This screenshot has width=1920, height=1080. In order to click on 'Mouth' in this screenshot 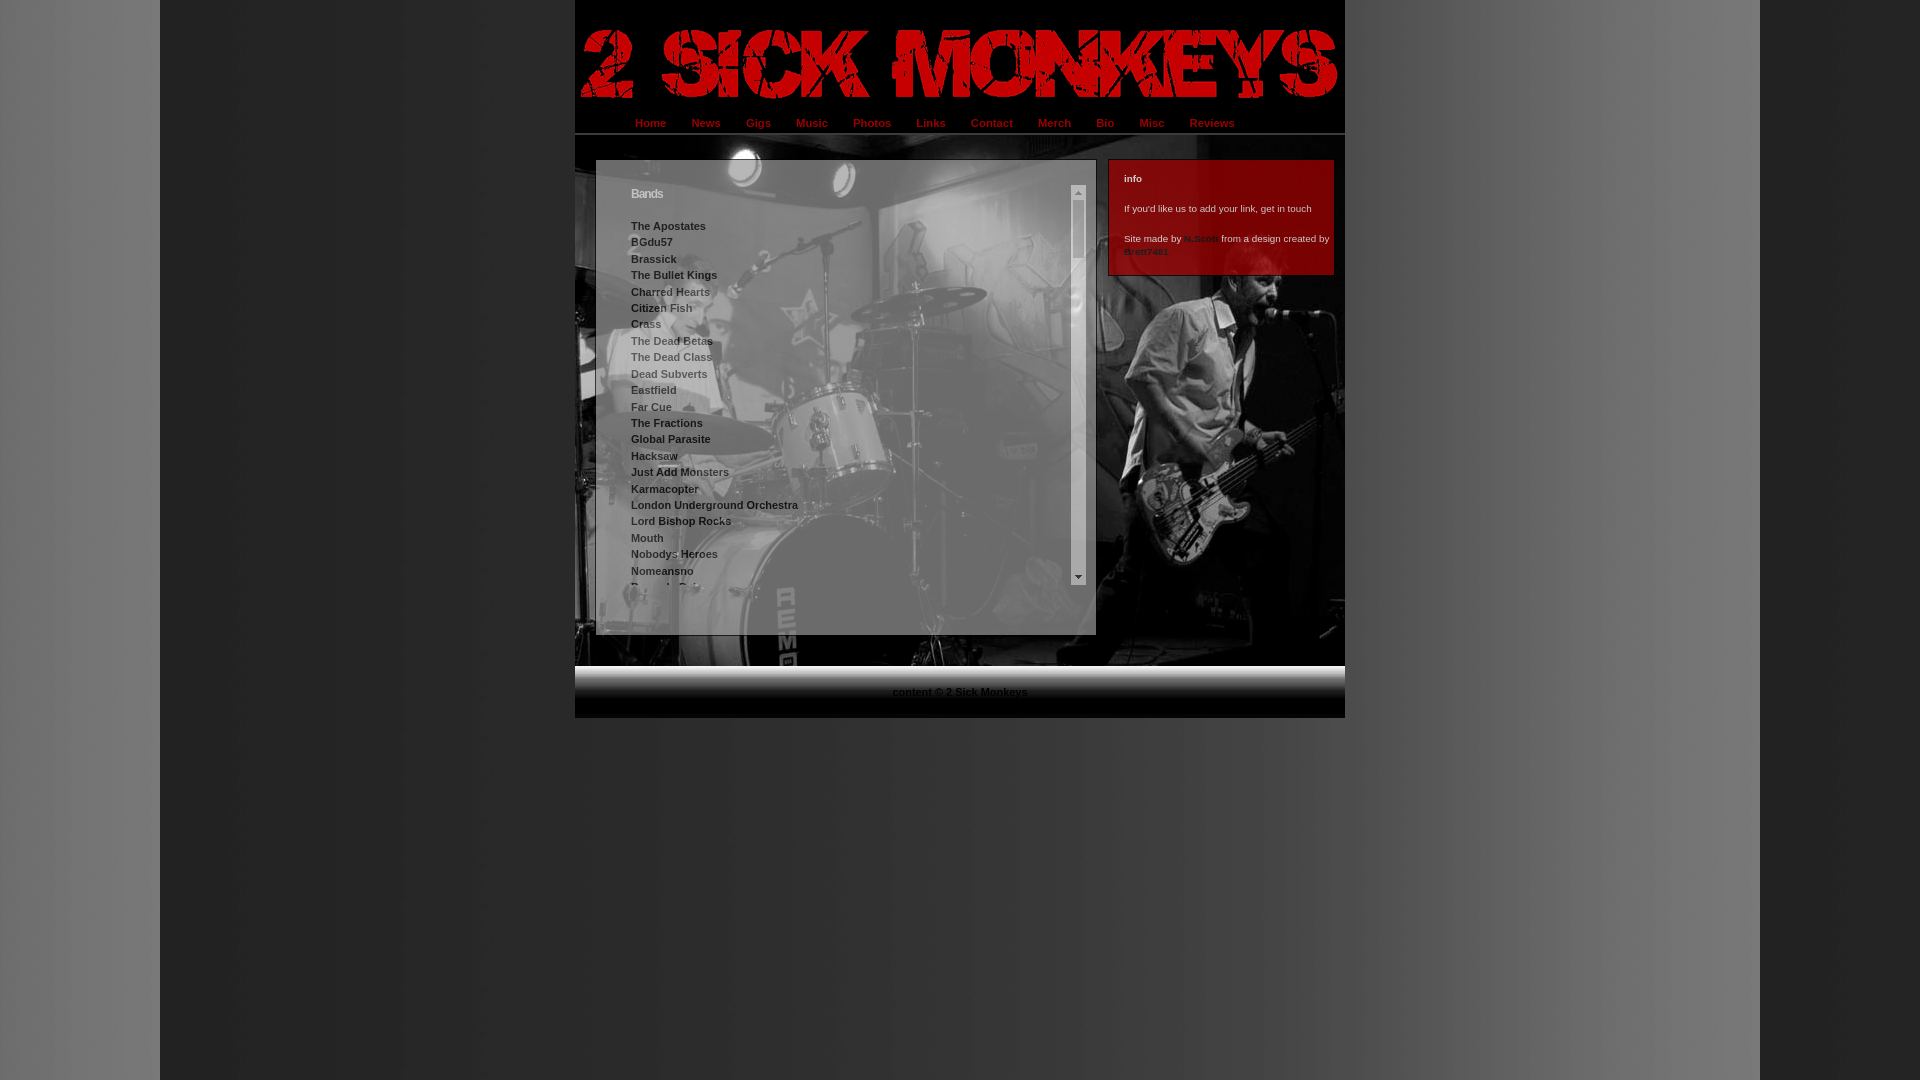, I will do `click(629, 536)`.